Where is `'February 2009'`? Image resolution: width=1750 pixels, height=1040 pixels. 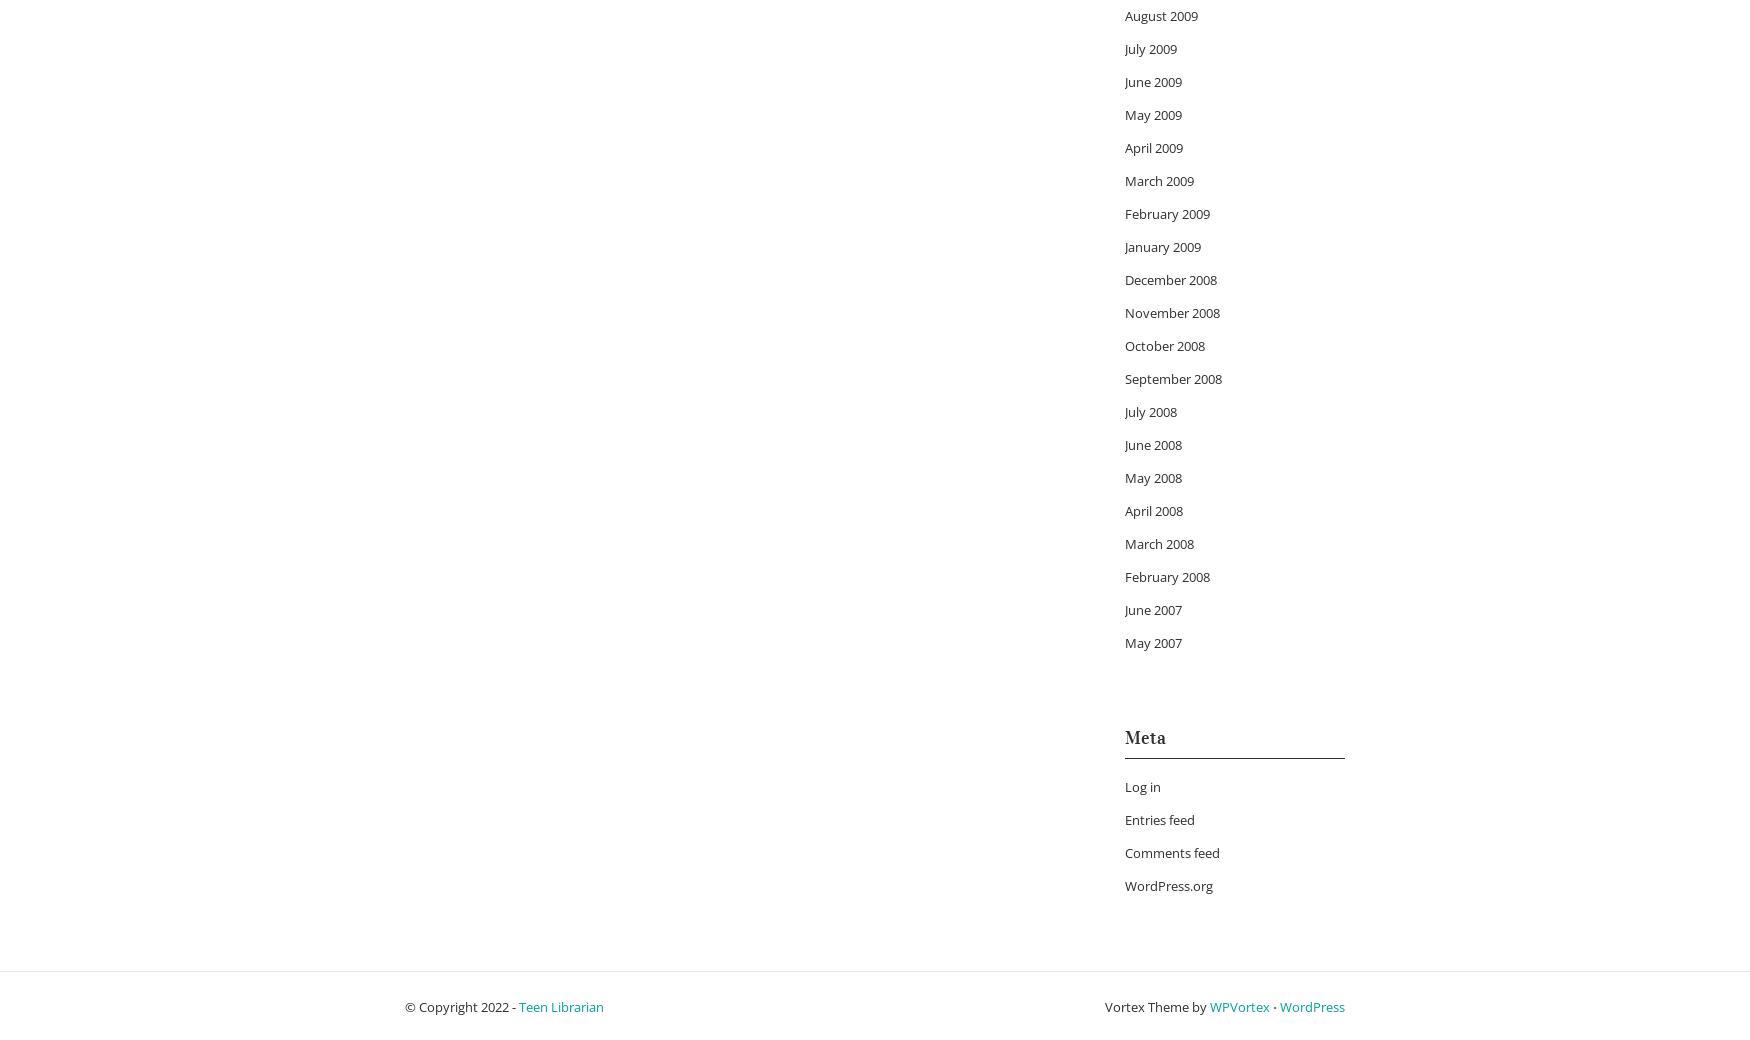 'February 2009' is located at coordinates (1166, 212).